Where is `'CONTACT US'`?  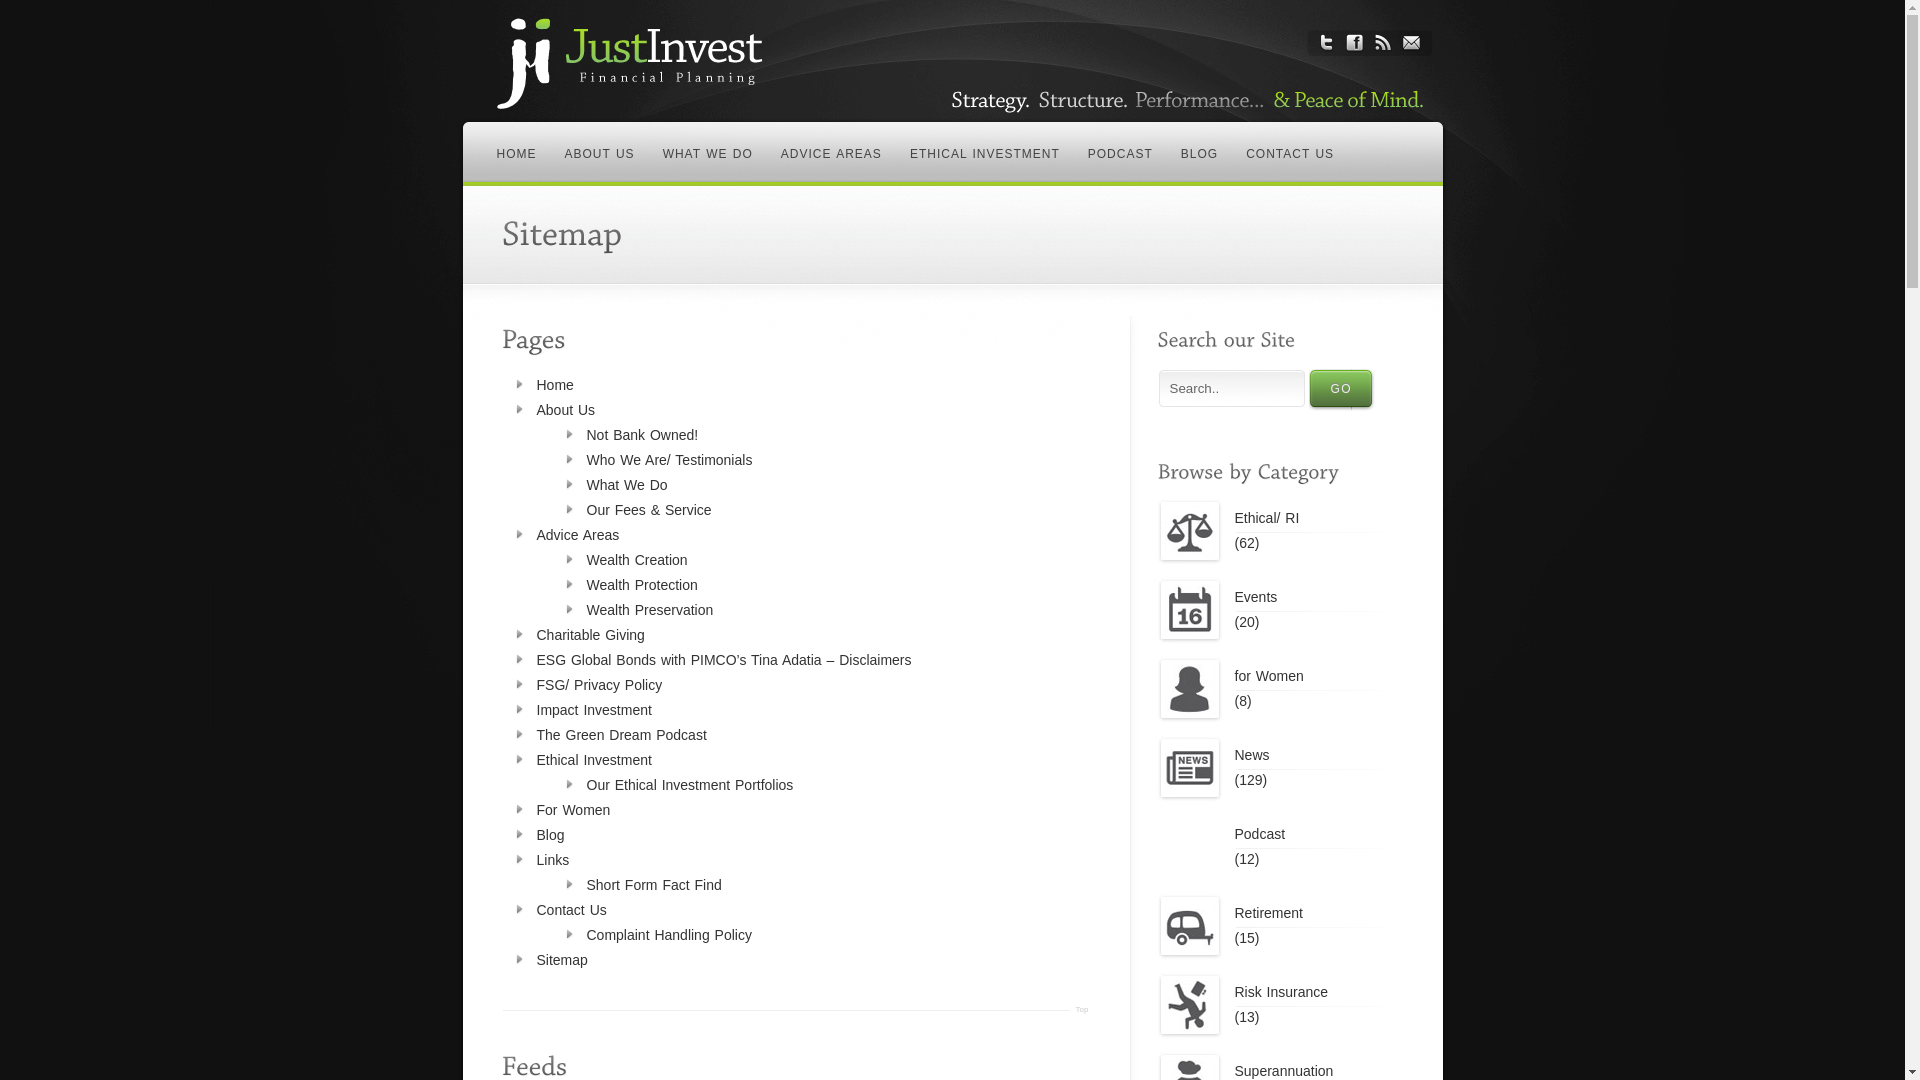
'CONTACT US' is located at coordinates (1290, 153).